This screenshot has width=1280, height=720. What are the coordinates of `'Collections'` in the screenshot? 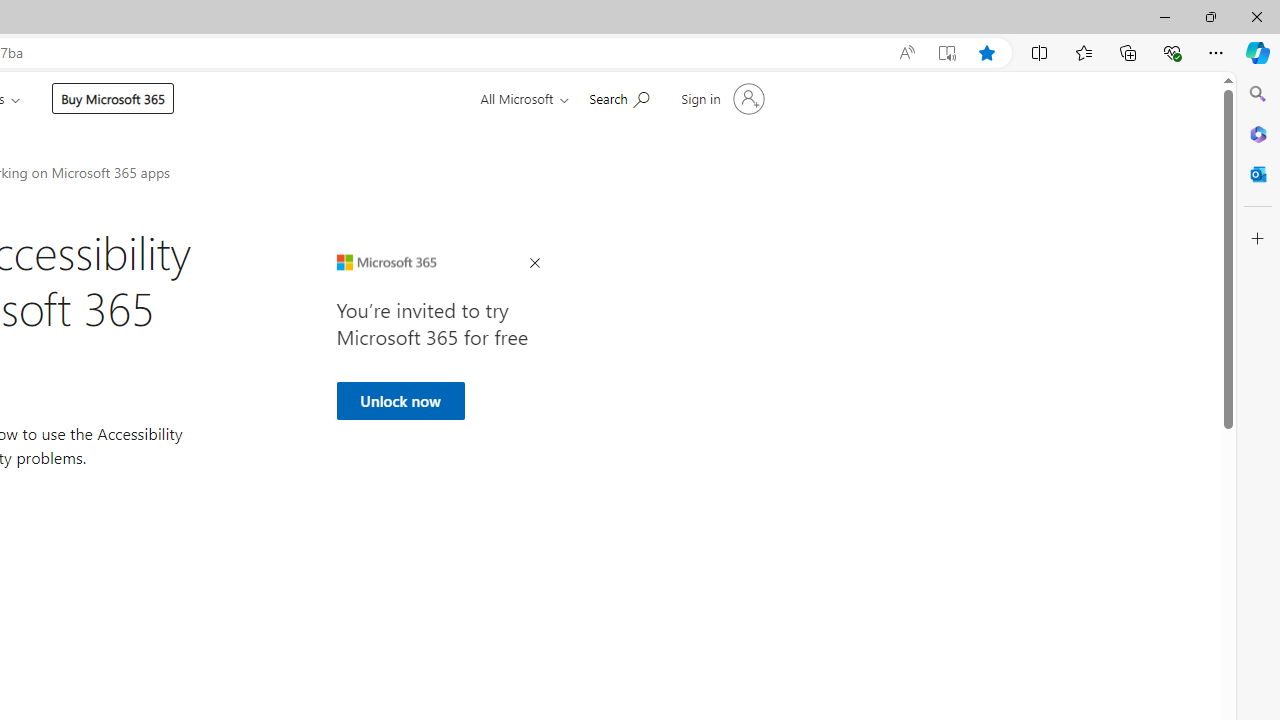 It's located at (1128, 51).